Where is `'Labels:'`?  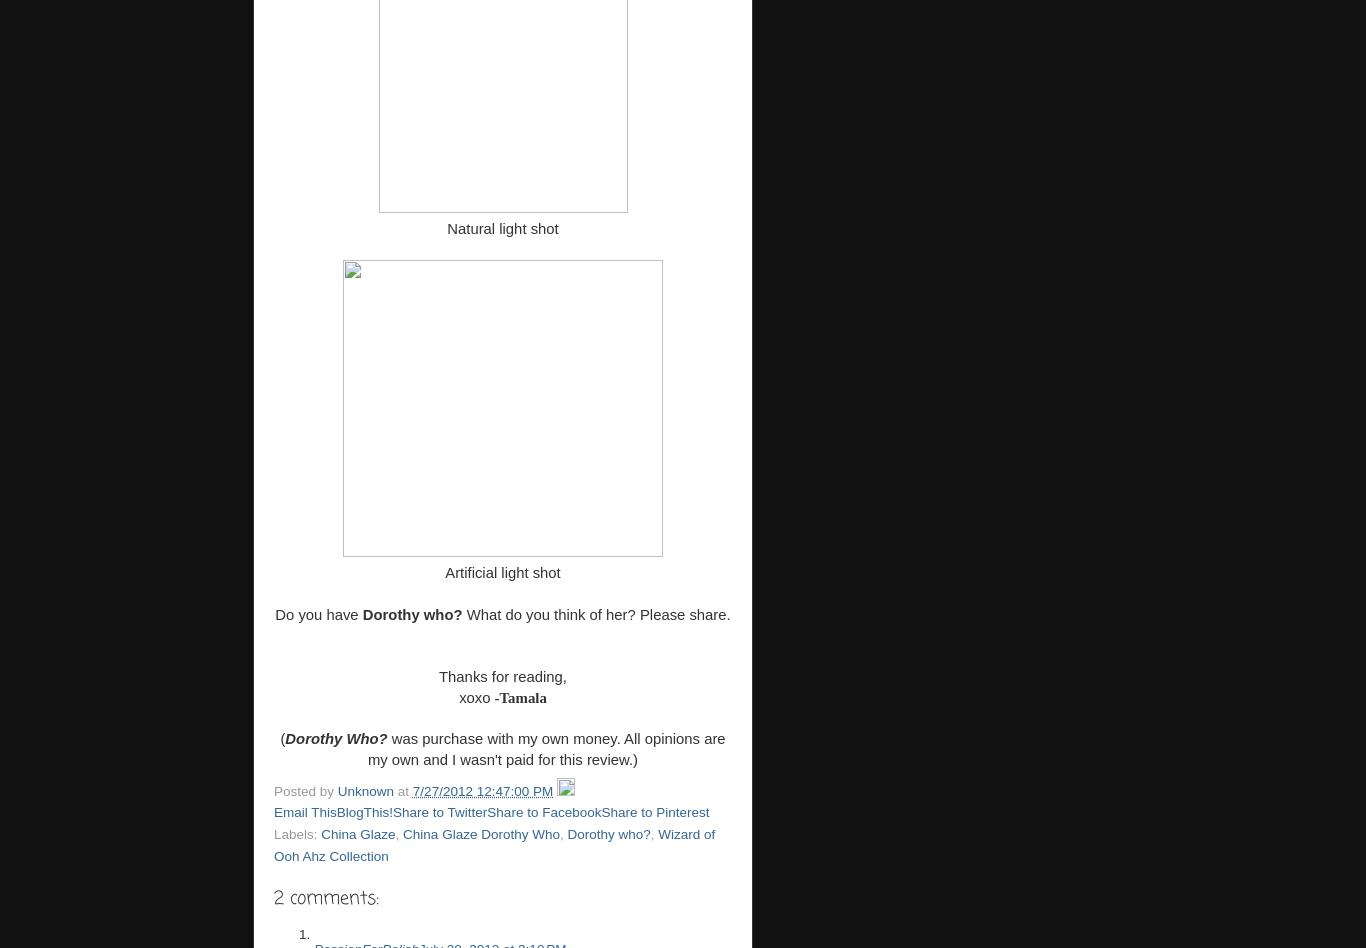
'Labels:' is located at coordinates (297, 832).